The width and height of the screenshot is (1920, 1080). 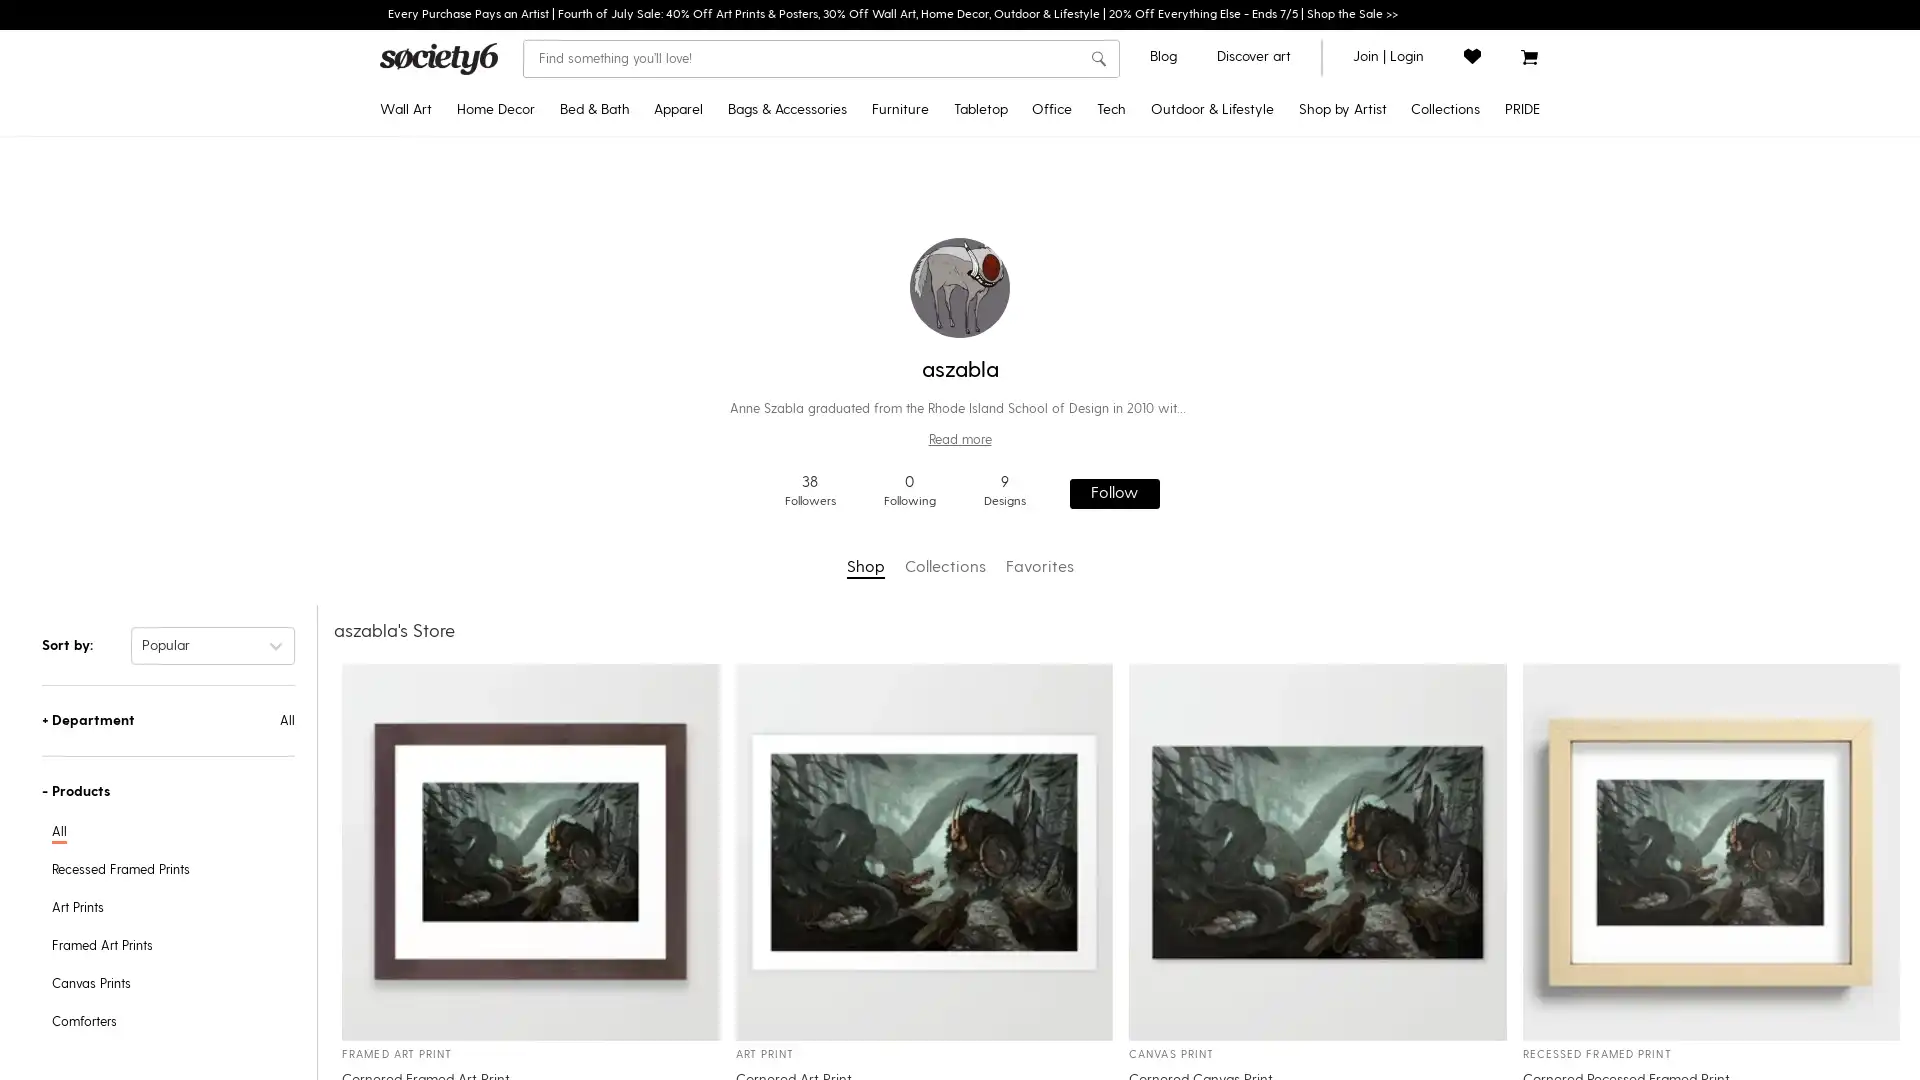 I want to click on Counter Stools, so click(x=934, y=256).